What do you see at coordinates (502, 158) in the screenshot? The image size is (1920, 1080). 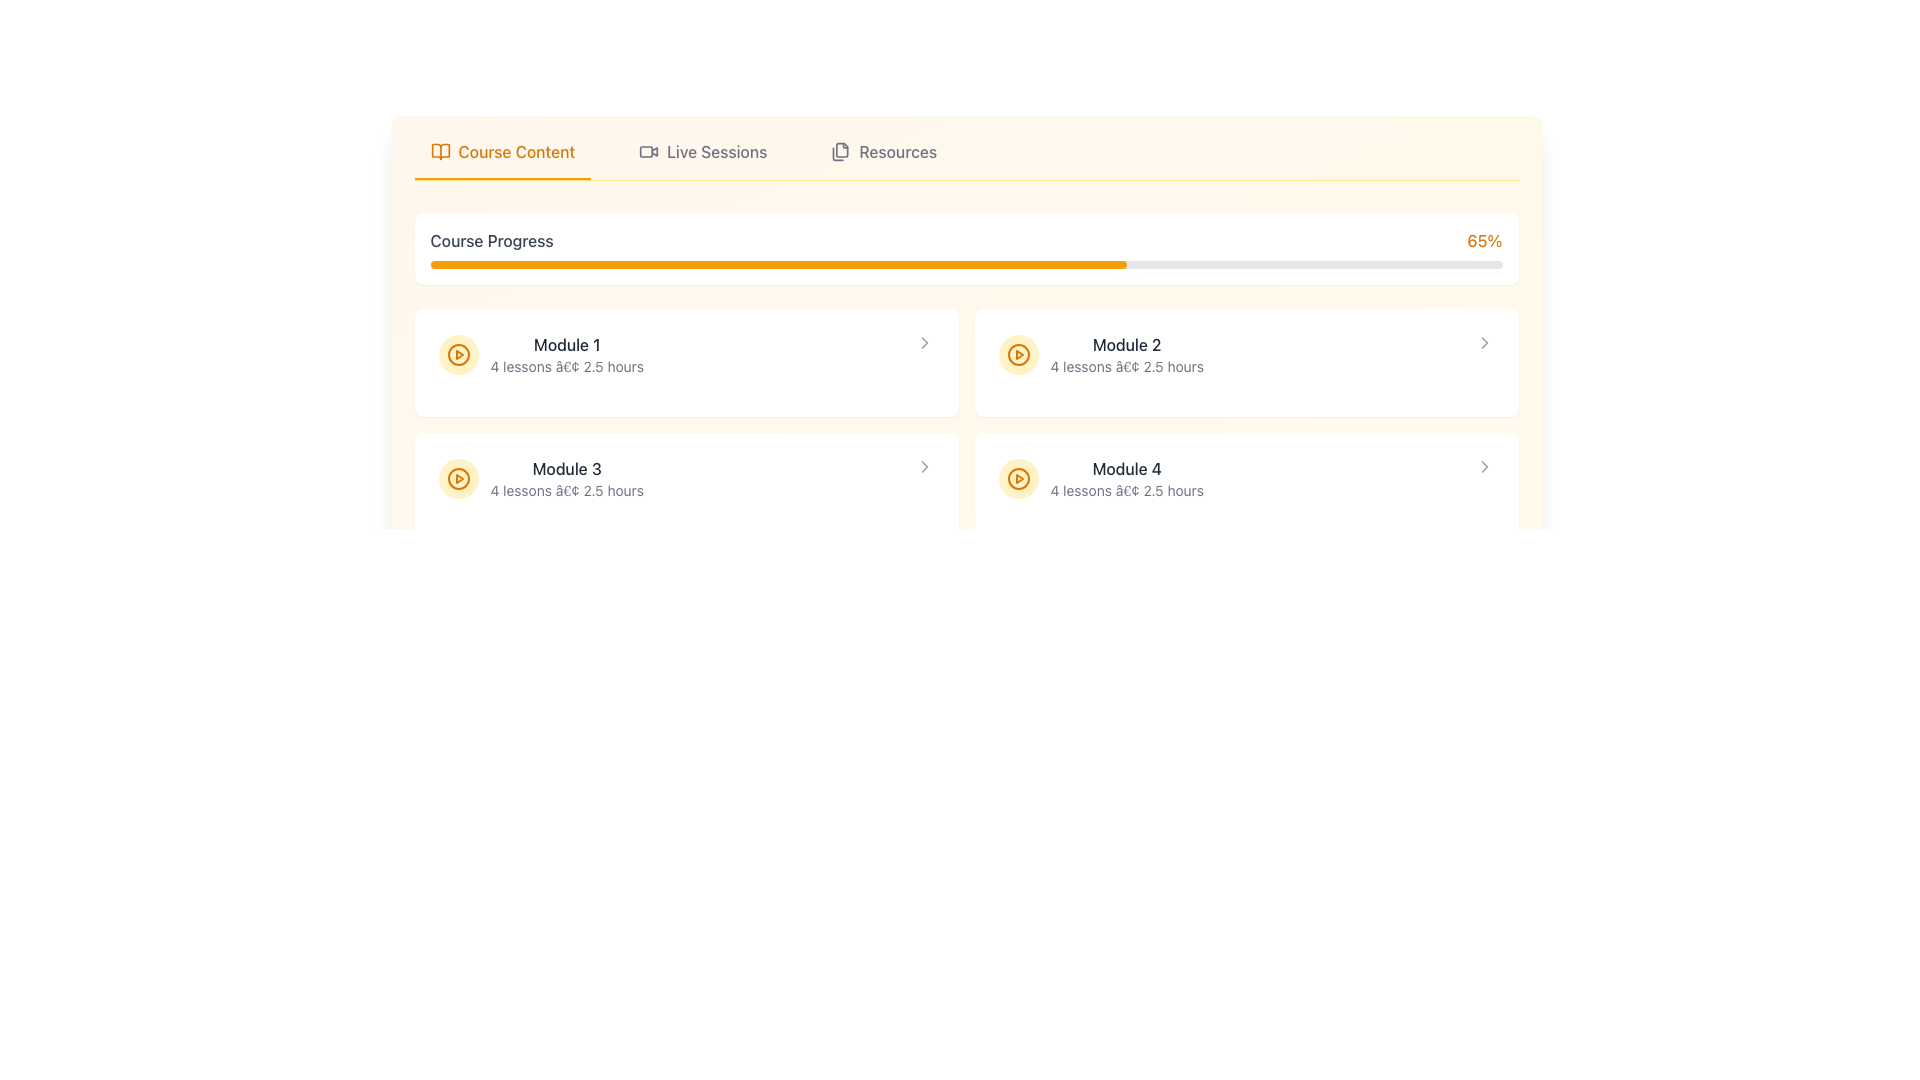 I see `the 'Course Content' tab in the top navigation bar` at bounding box center [502, 158].